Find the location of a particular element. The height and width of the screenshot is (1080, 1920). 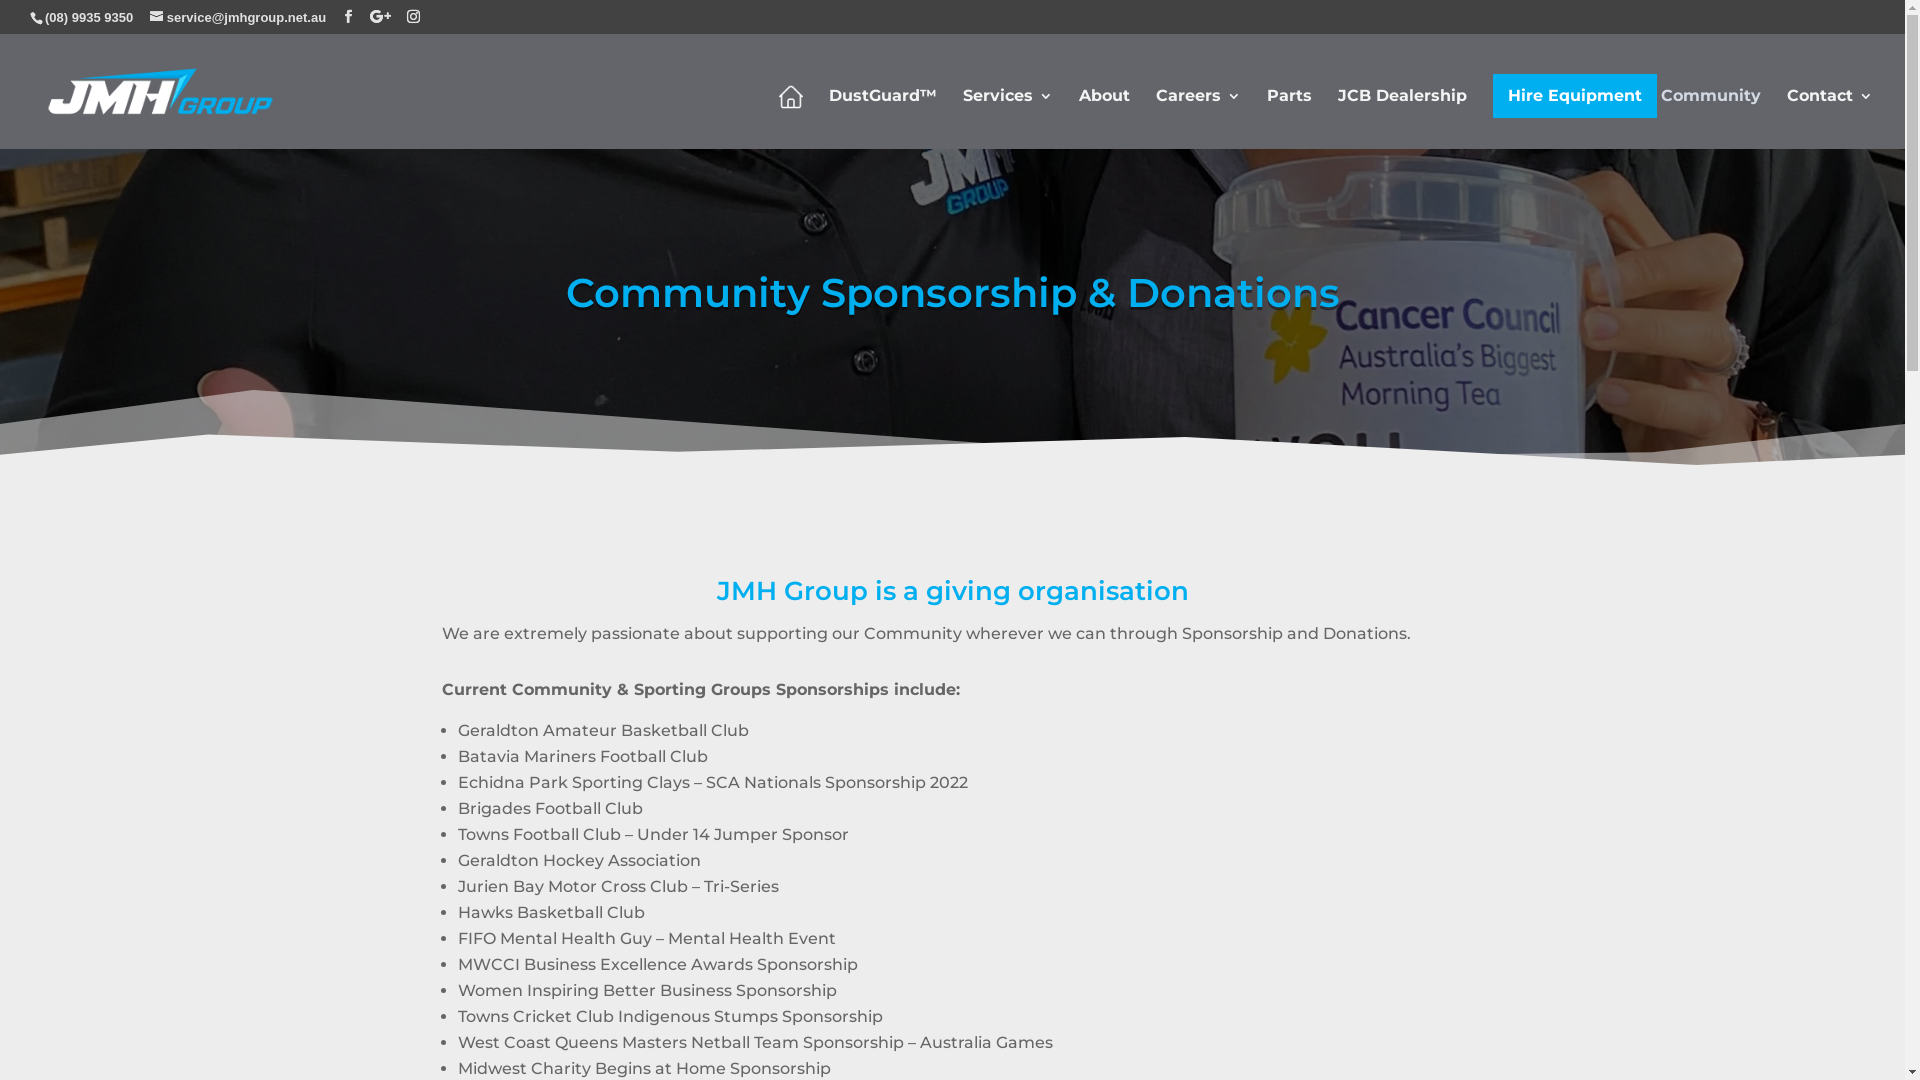

'Services' is located at coordinates (963, 115).